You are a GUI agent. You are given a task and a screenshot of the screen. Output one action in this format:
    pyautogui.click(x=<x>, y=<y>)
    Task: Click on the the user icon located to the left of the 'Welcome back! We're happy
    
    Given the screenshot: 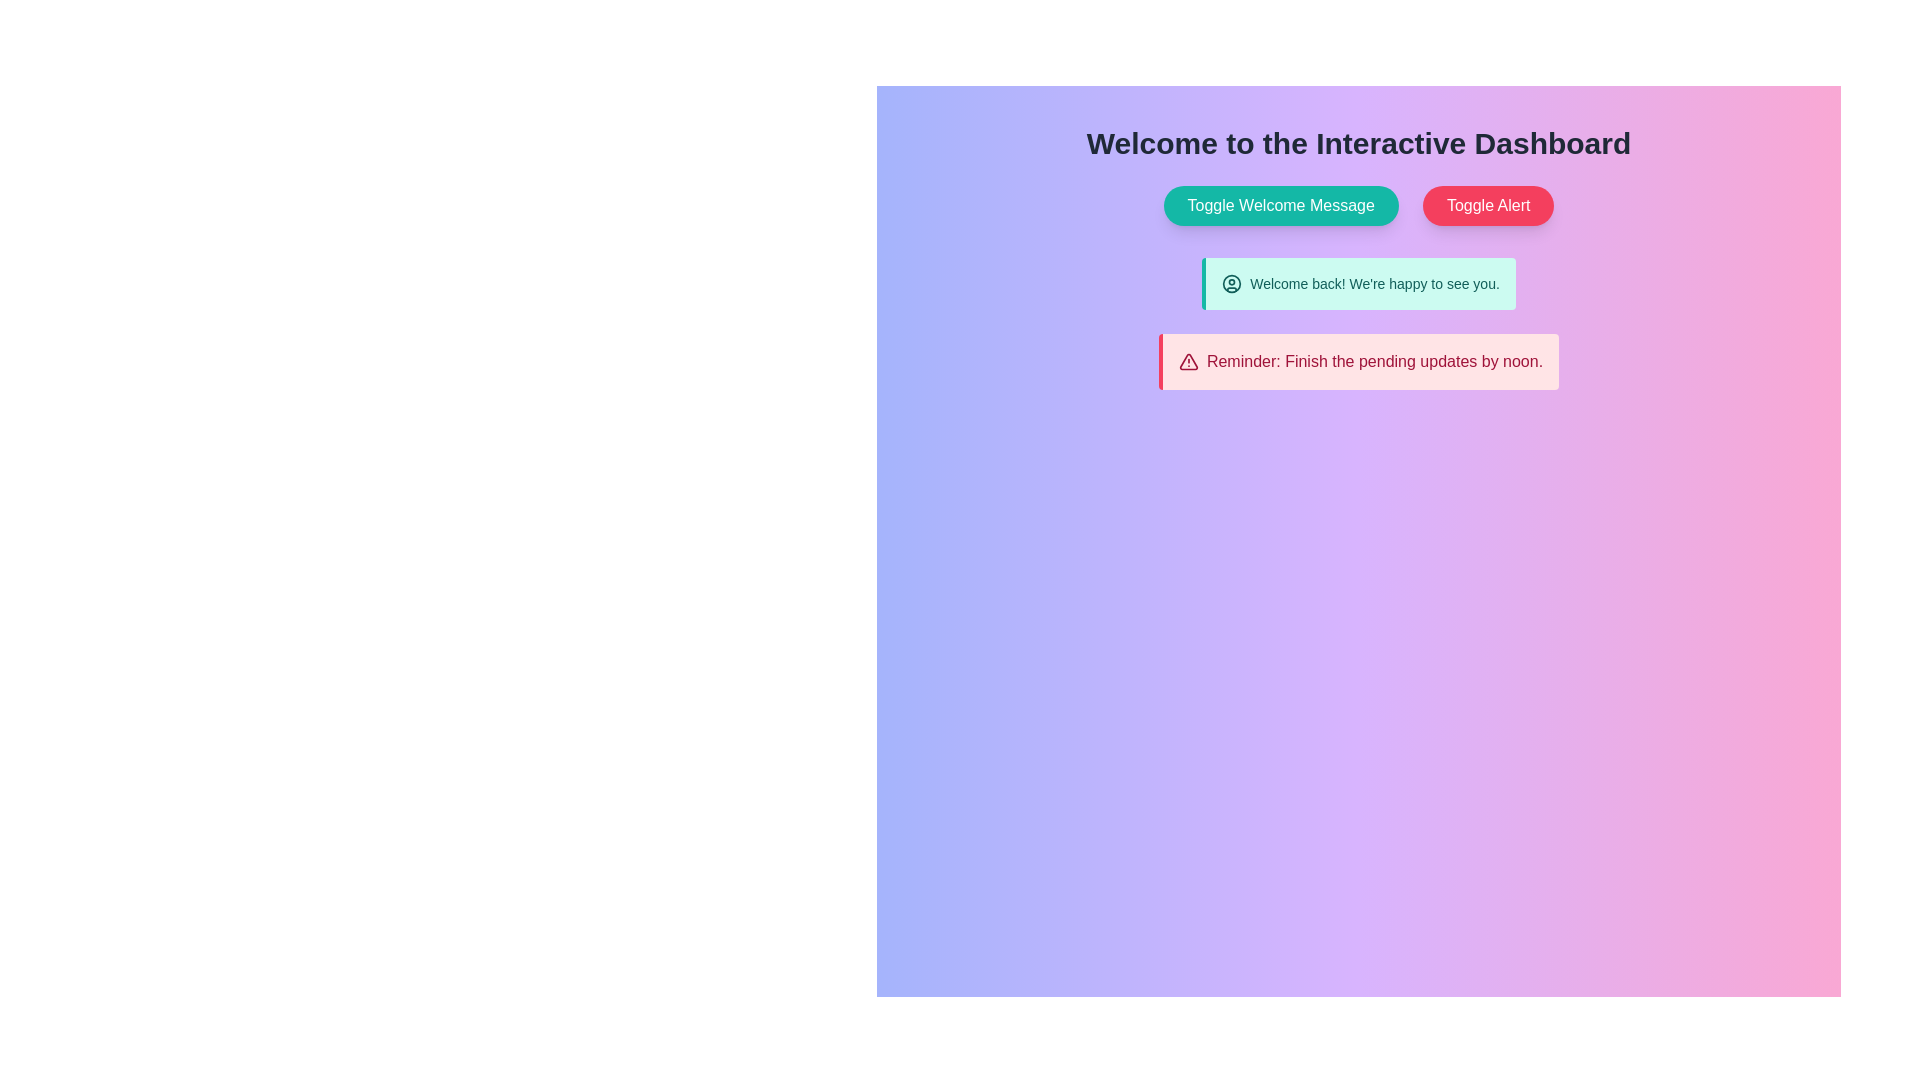 What is the action you would take?
    pyautogui.click(x=1231, y=284)
    